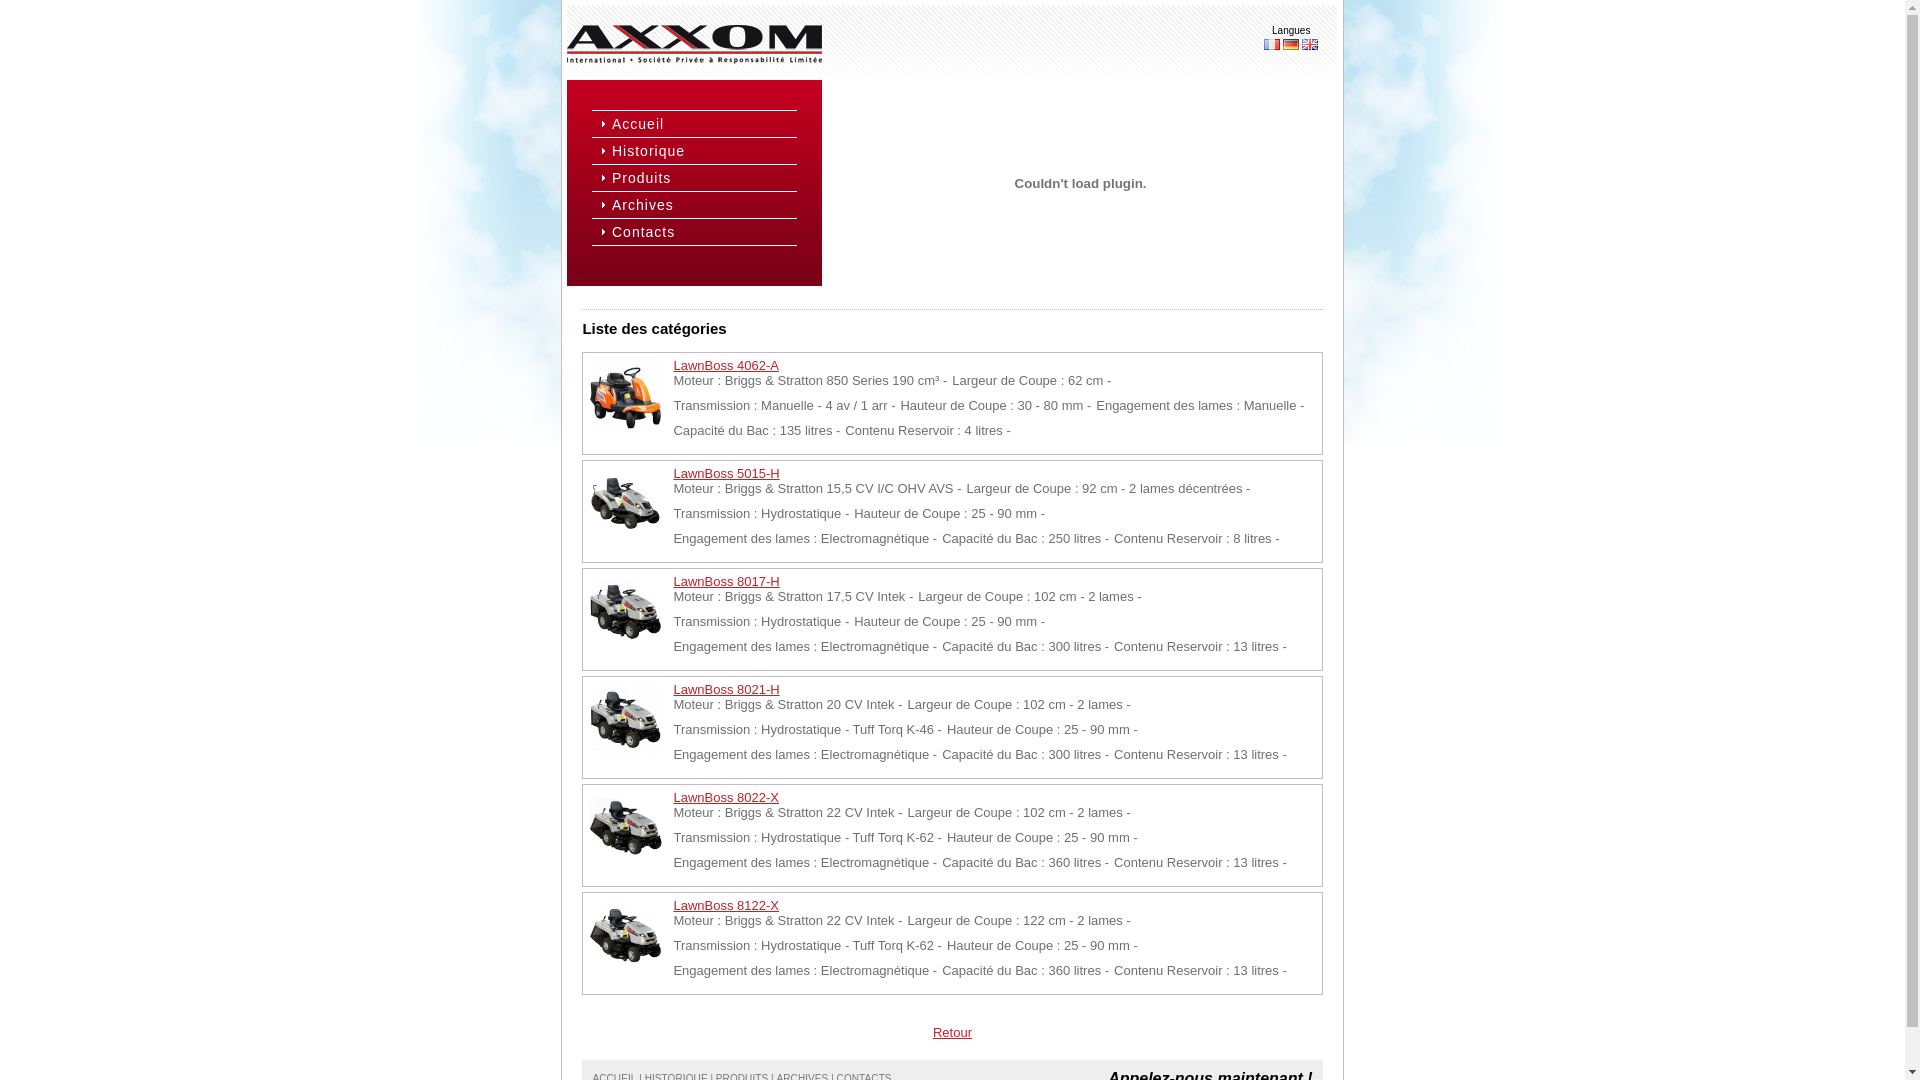  I want to click on 'LawnBoss 8122-X', so click(724, 905).